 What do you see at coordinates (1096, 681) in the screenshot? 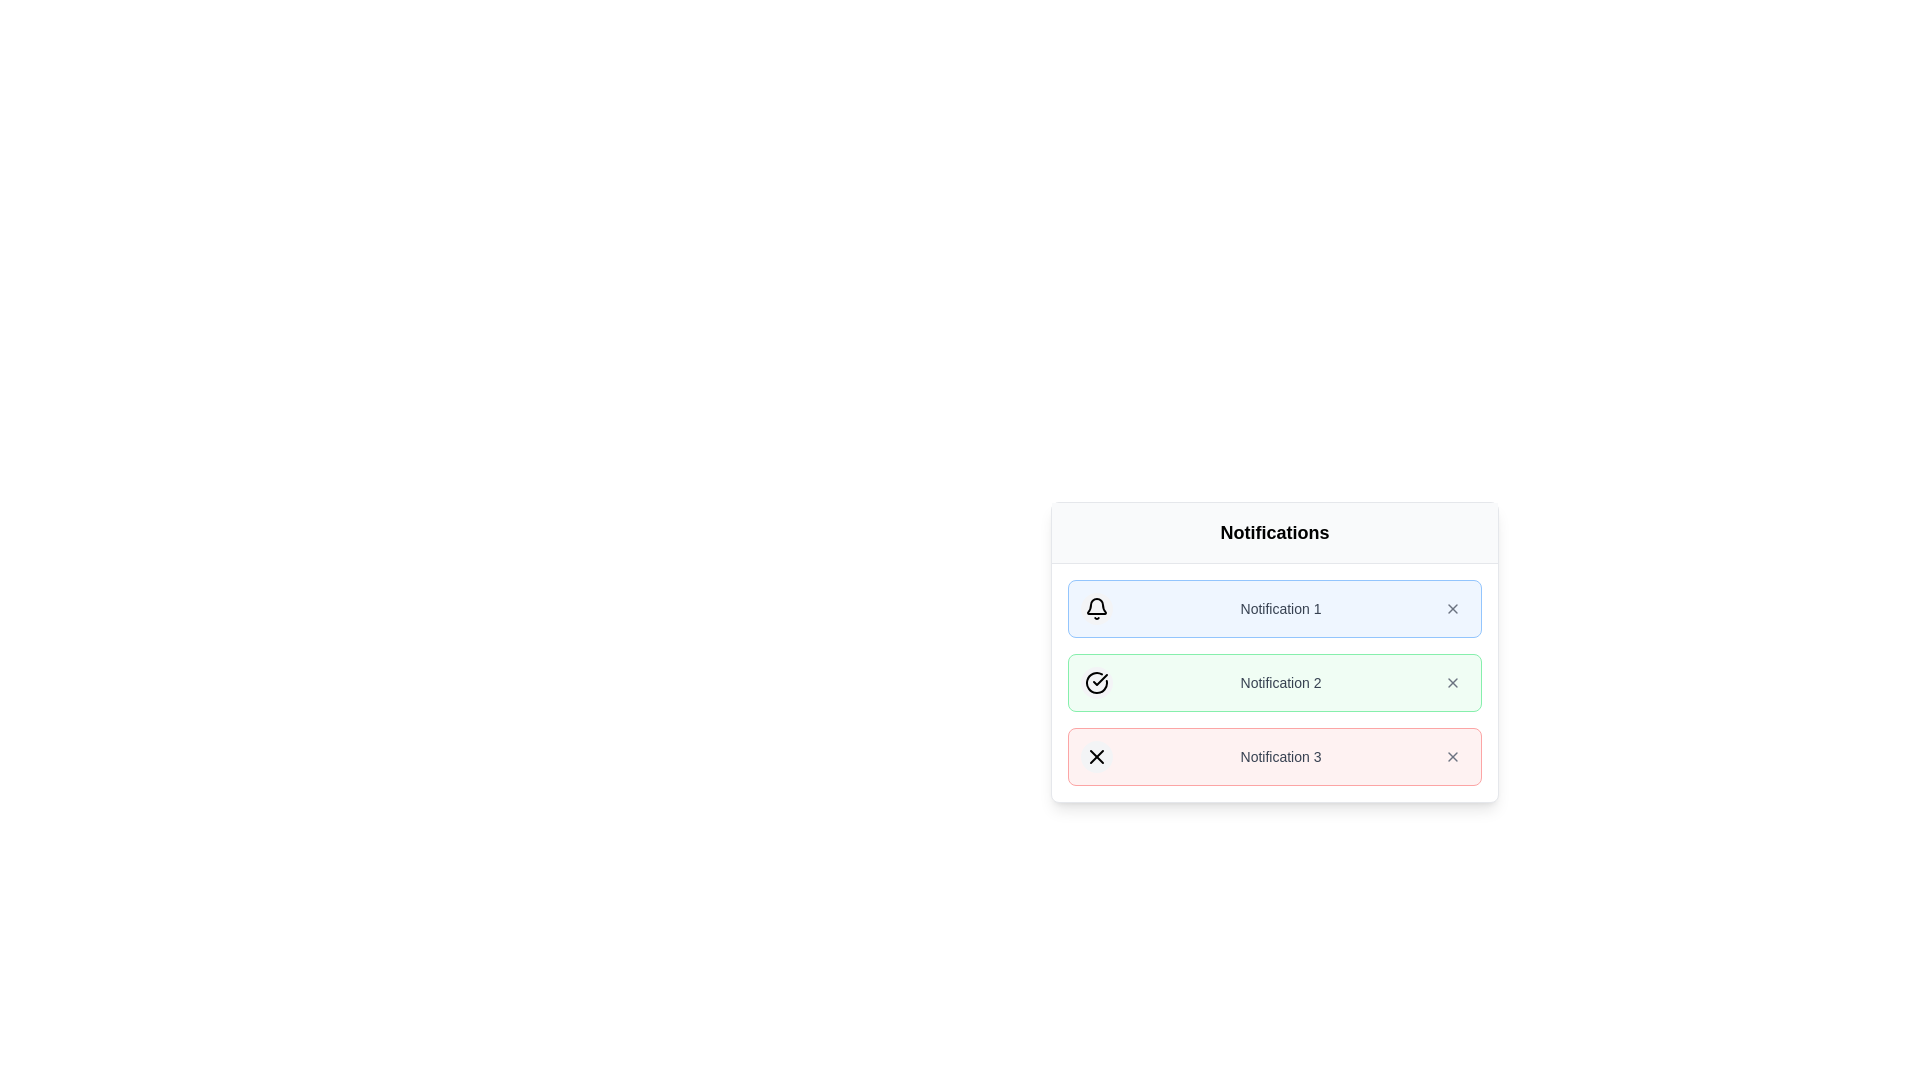
I see `the circular checkmark icon representing a completed status, located to the left of the 'Notification 2' text label` at bounding box center [1096, 681].